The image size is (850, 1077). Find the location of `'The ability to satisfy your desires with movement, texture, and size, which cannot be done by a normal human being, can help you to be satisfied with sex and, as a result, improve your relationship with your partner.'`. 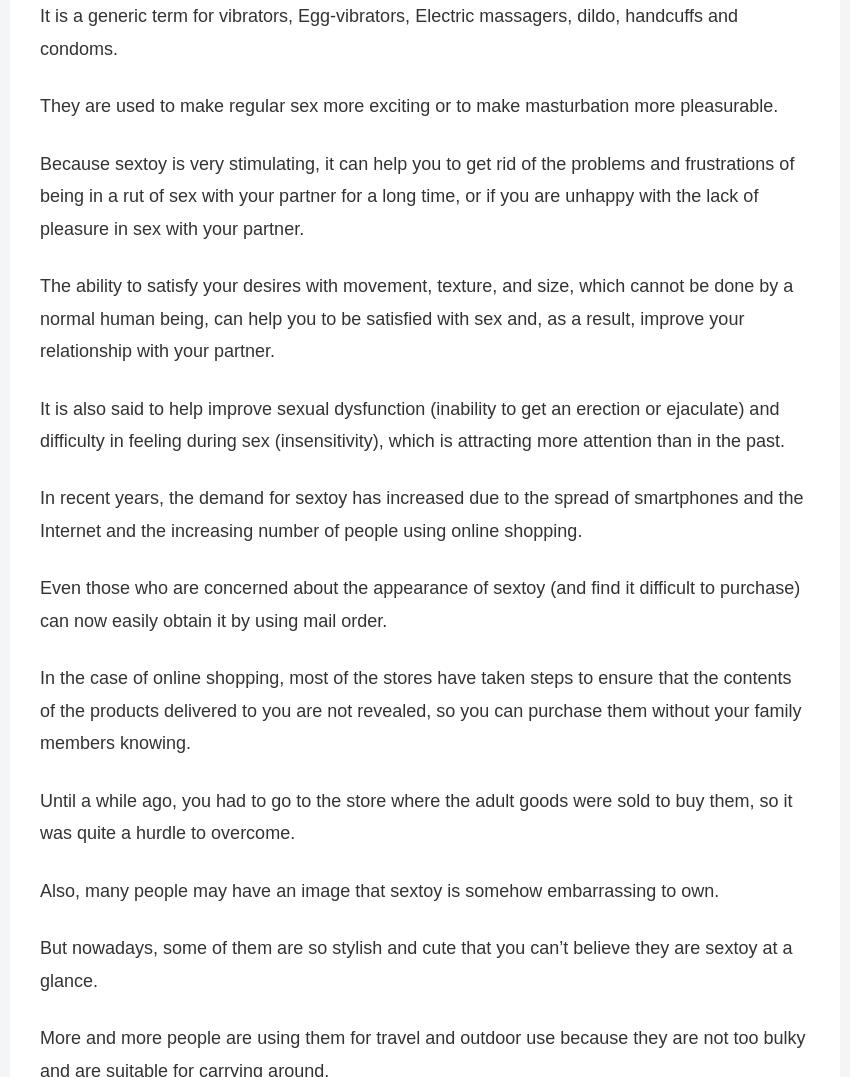

'The ability to satisfy your desires with movement, texture, and size, which cannot be done by a normal human being, can help you to be satisfied with sex and, as a result, improve your relationship with your partner.' is located at coordinates (416, 318).